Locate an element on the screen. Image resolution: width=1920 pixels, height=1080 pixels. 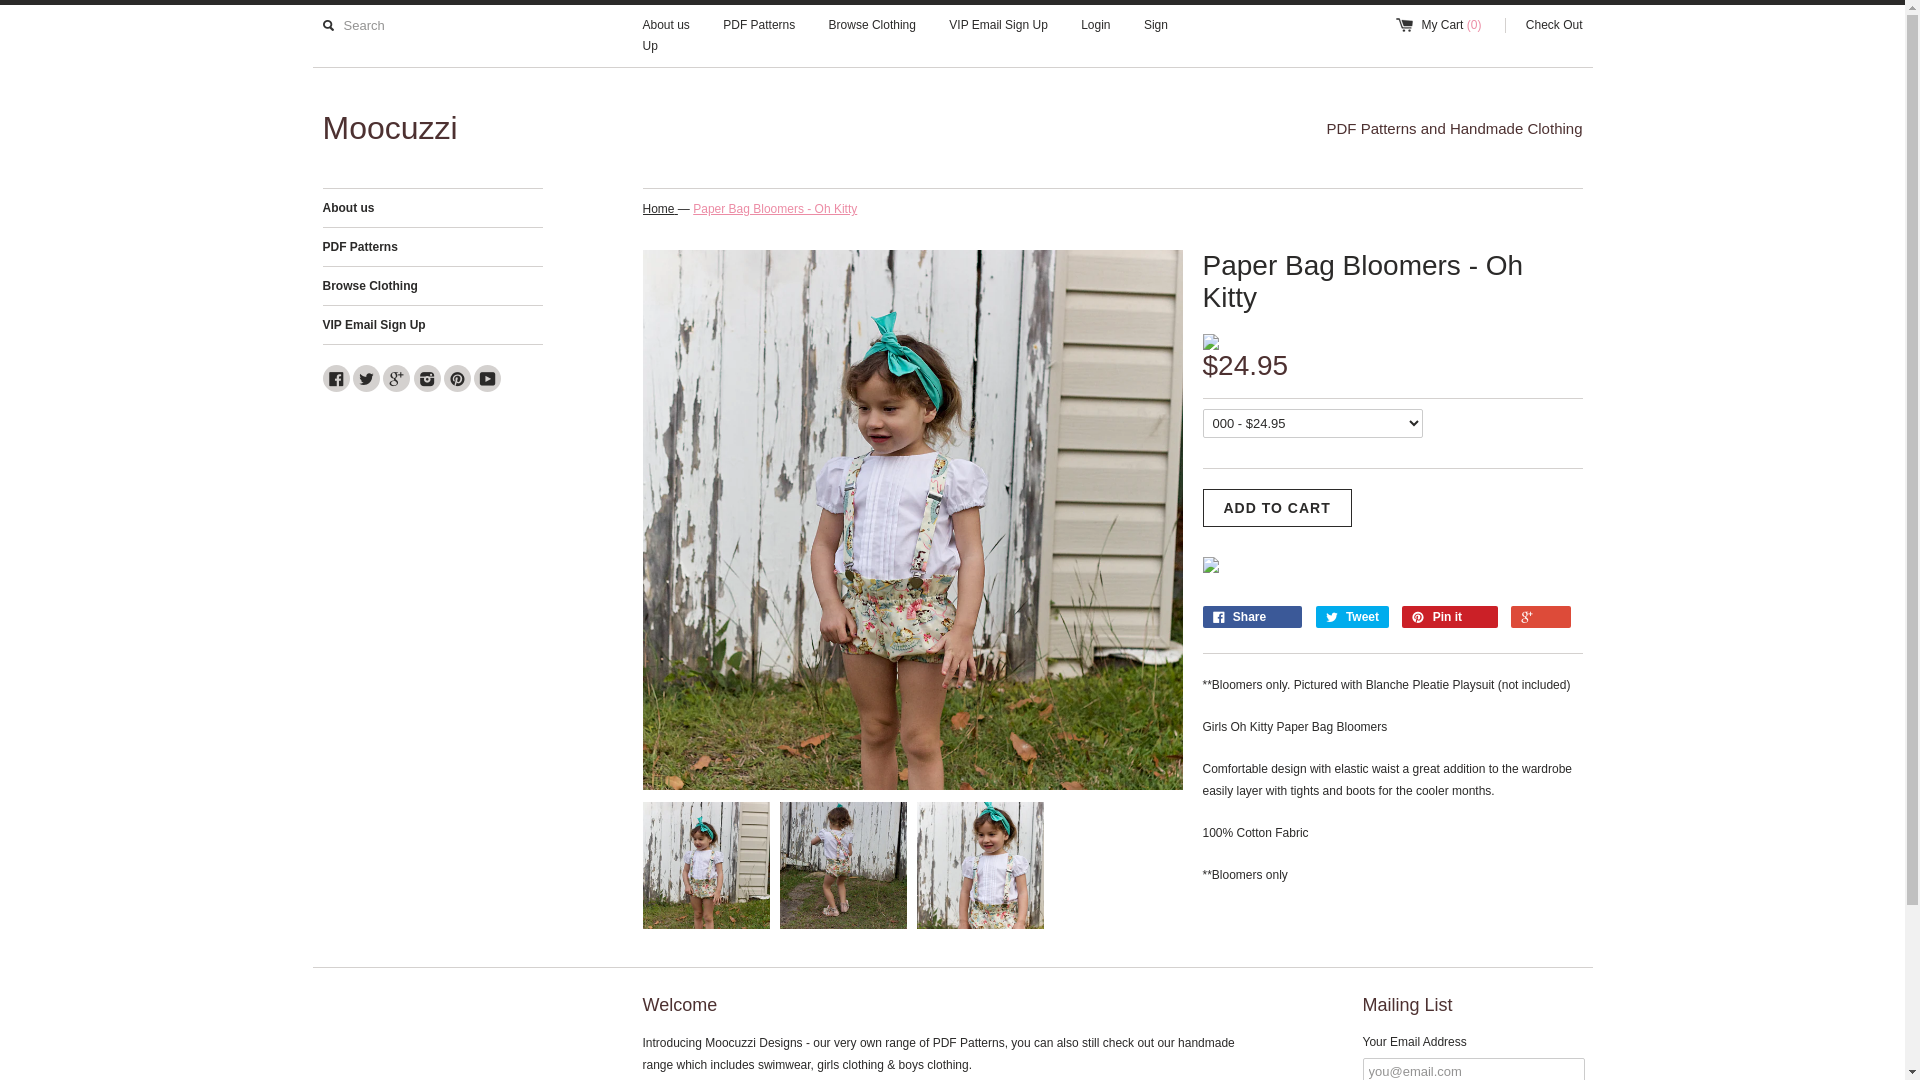
'Sign Up' is located at coordinates (642, 35).